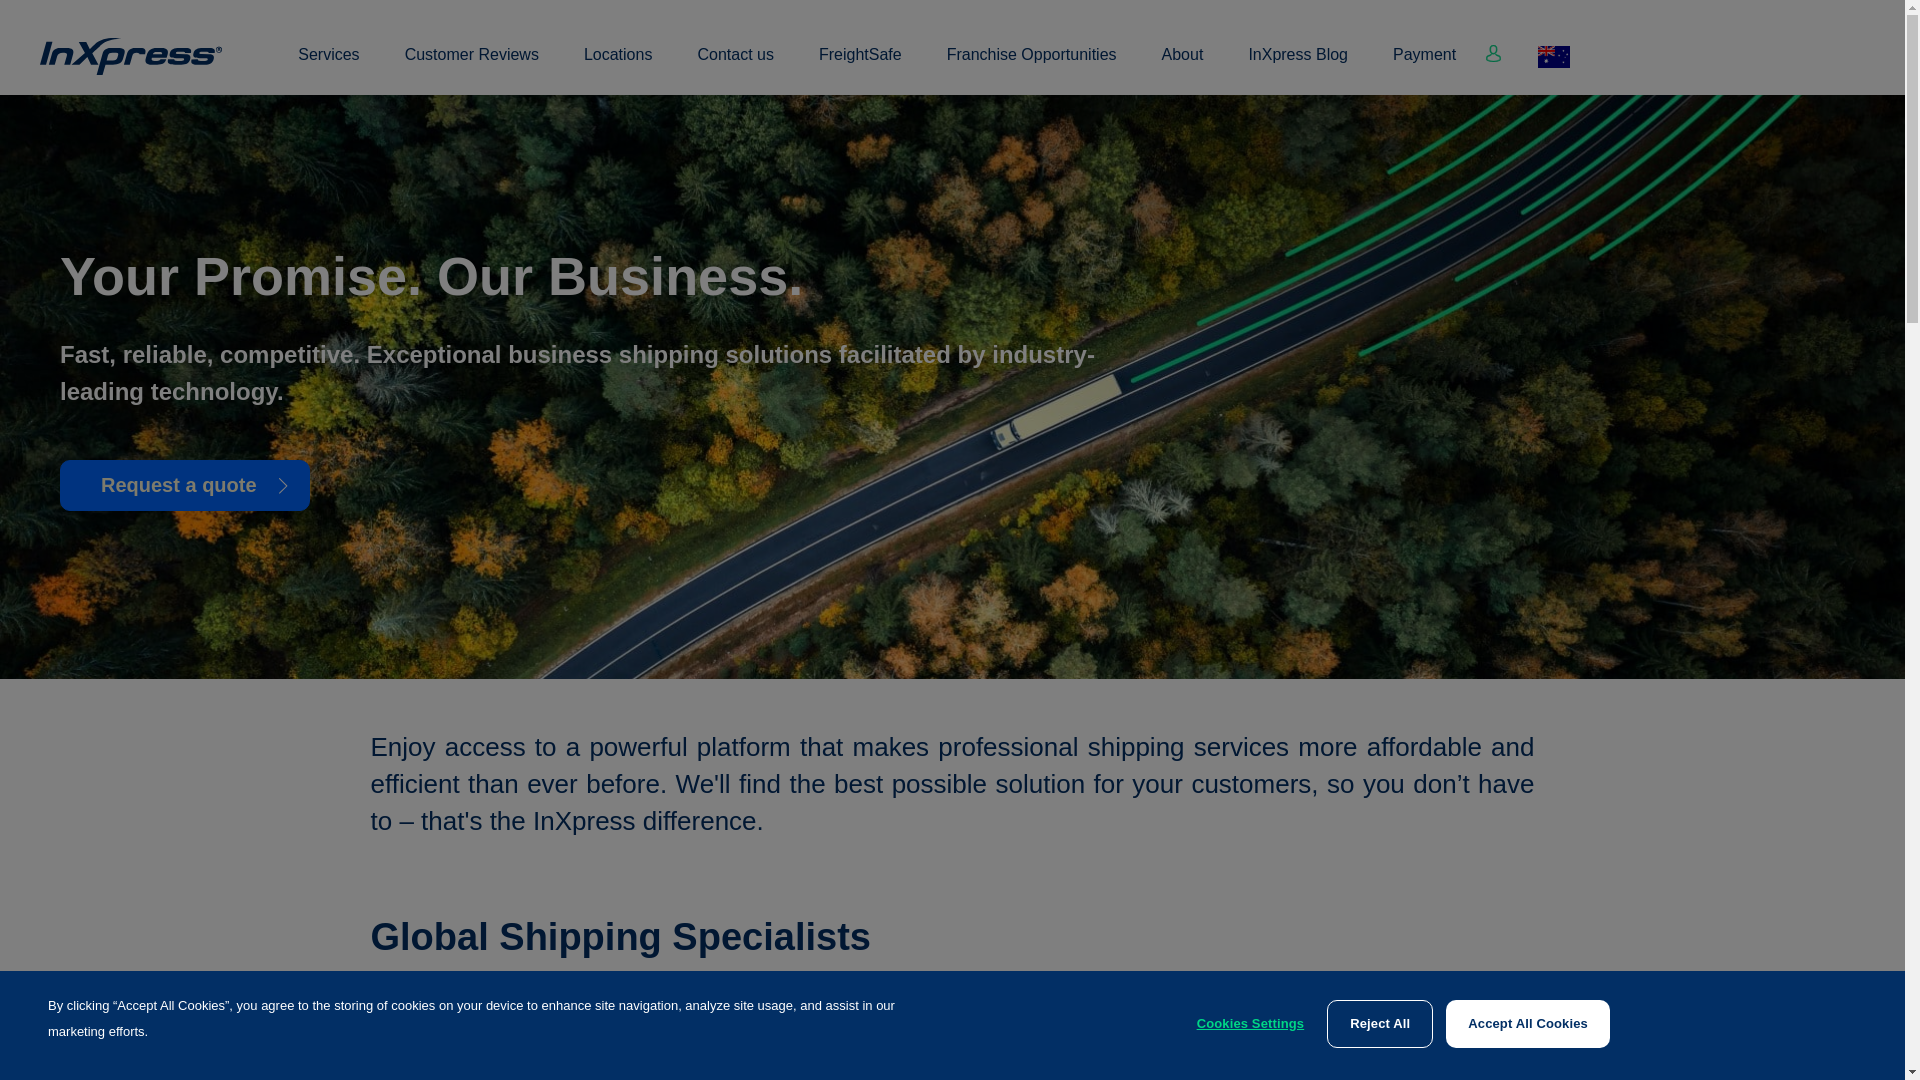  What do you see at coordinates (1423, 65) in the screenshot?
I see `'Payment'` at bounding box center [1423, 65].